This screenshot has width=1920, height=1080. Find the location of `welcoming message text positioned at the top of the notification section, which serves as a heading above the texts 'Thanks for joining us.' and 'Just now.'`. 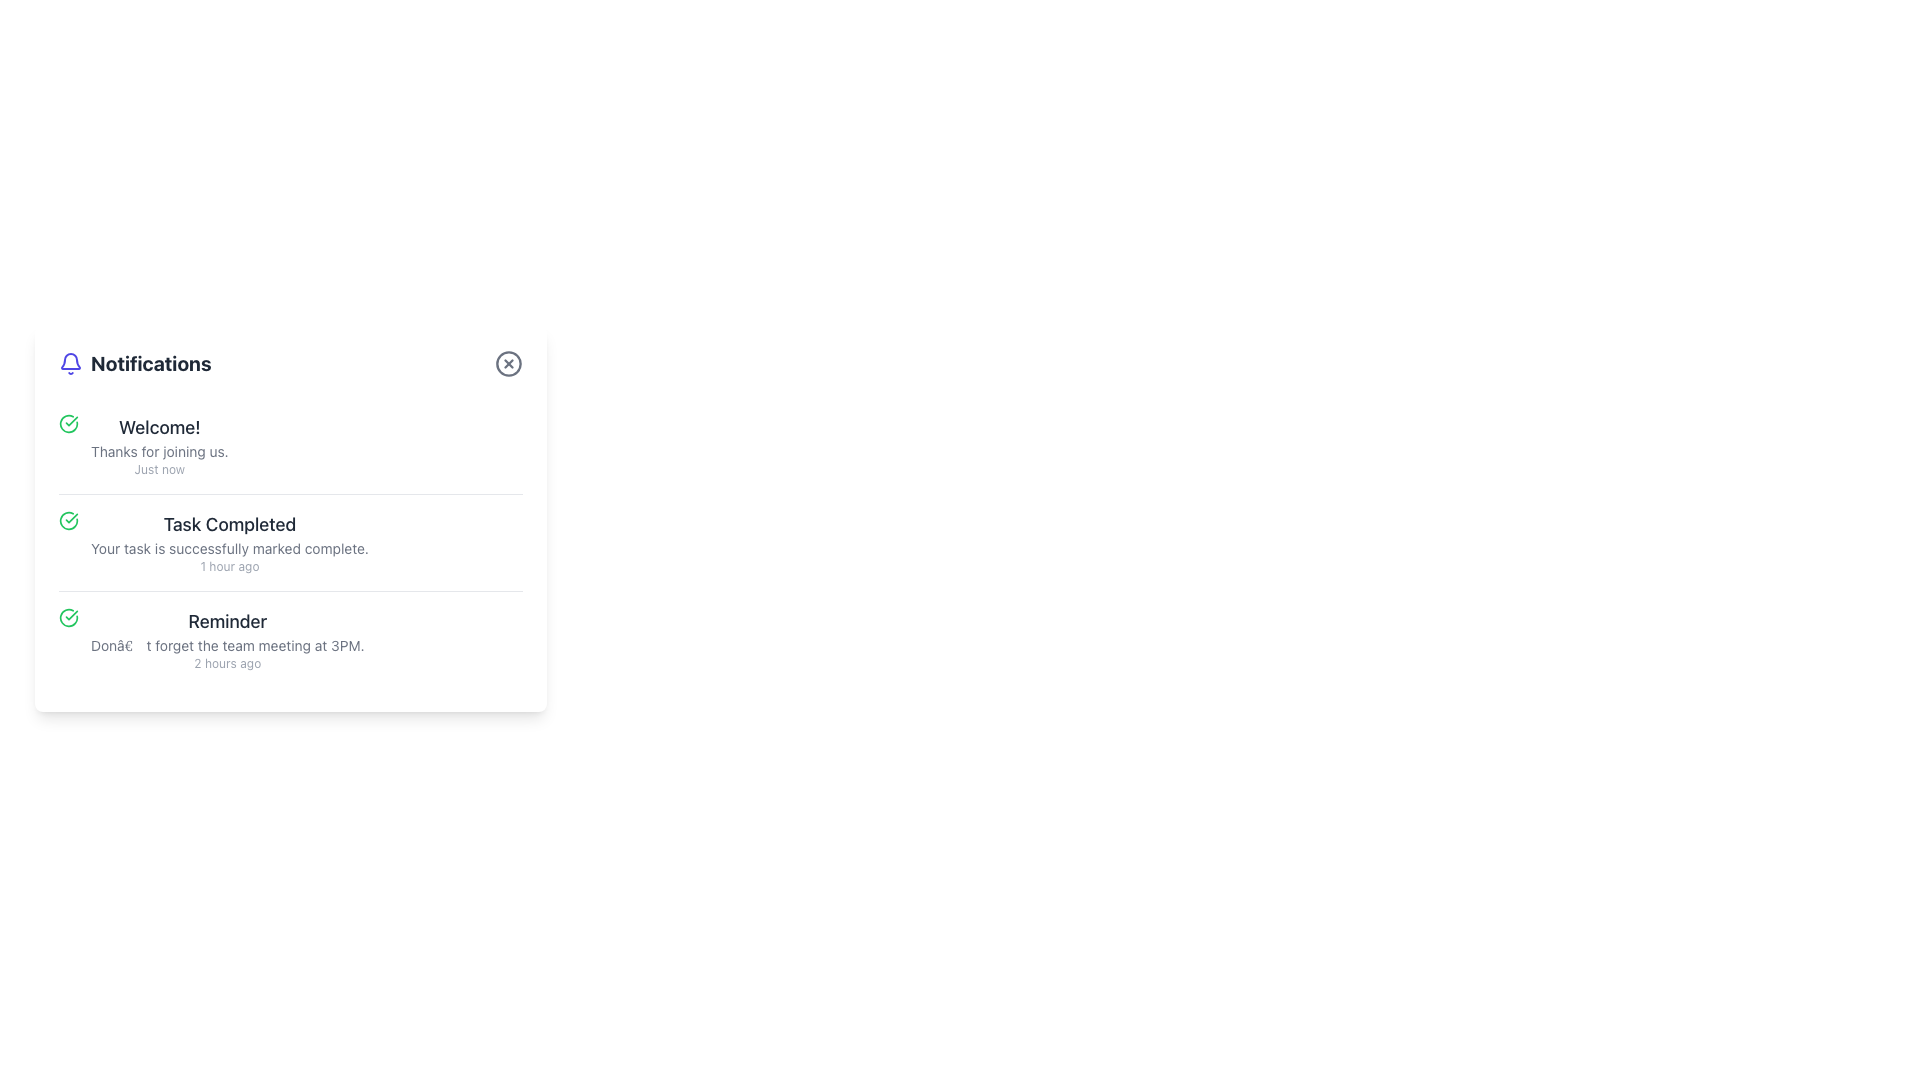

welcoming message text positioned at the top of the notification section, which serves as a heading above the texts 'Thanks for joining us.' and 'Just now.' is located at coordinates (158, 427).